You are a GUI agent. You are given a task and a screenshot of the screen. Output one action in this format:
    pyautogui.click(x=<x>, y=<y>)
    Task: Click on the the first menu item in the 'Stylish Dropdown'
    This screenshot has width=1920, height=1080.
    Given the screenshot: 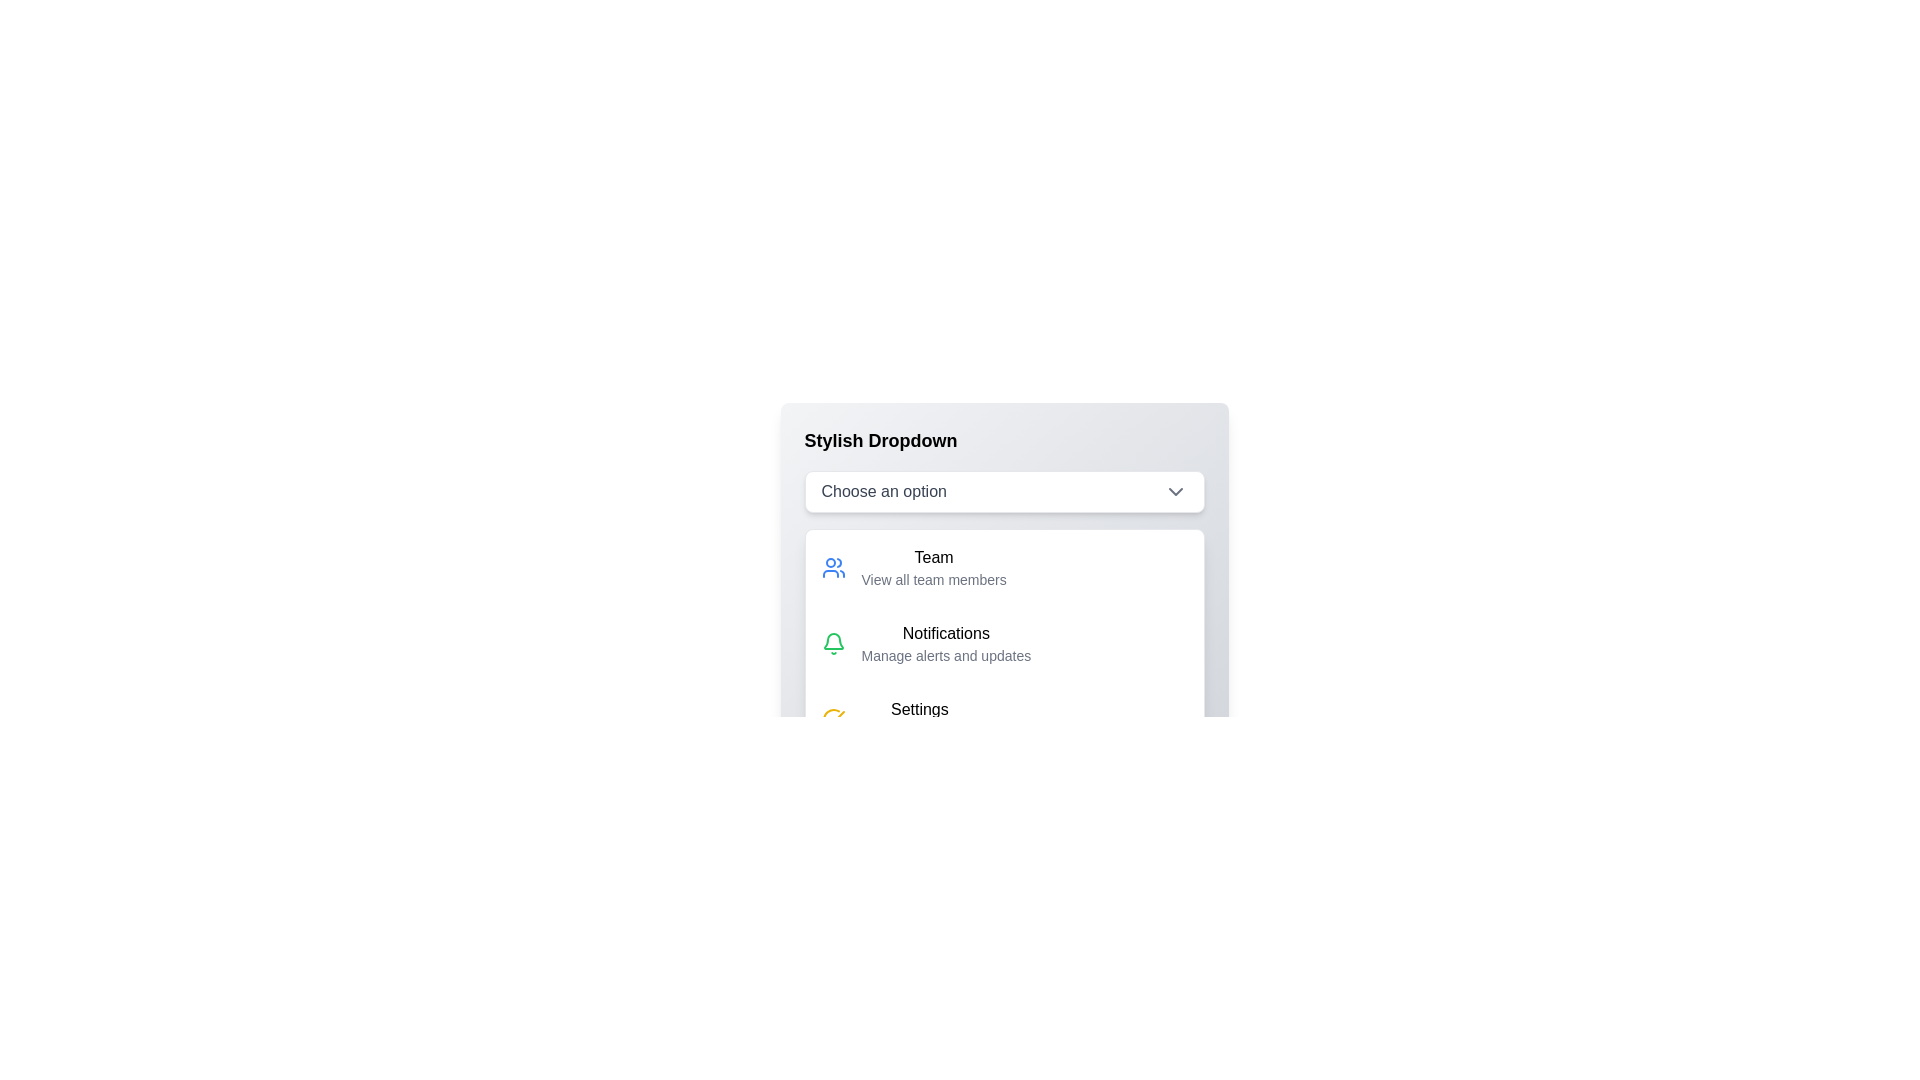 What is the action you would take?
    pyautogui.click(x=933, y=567)
    